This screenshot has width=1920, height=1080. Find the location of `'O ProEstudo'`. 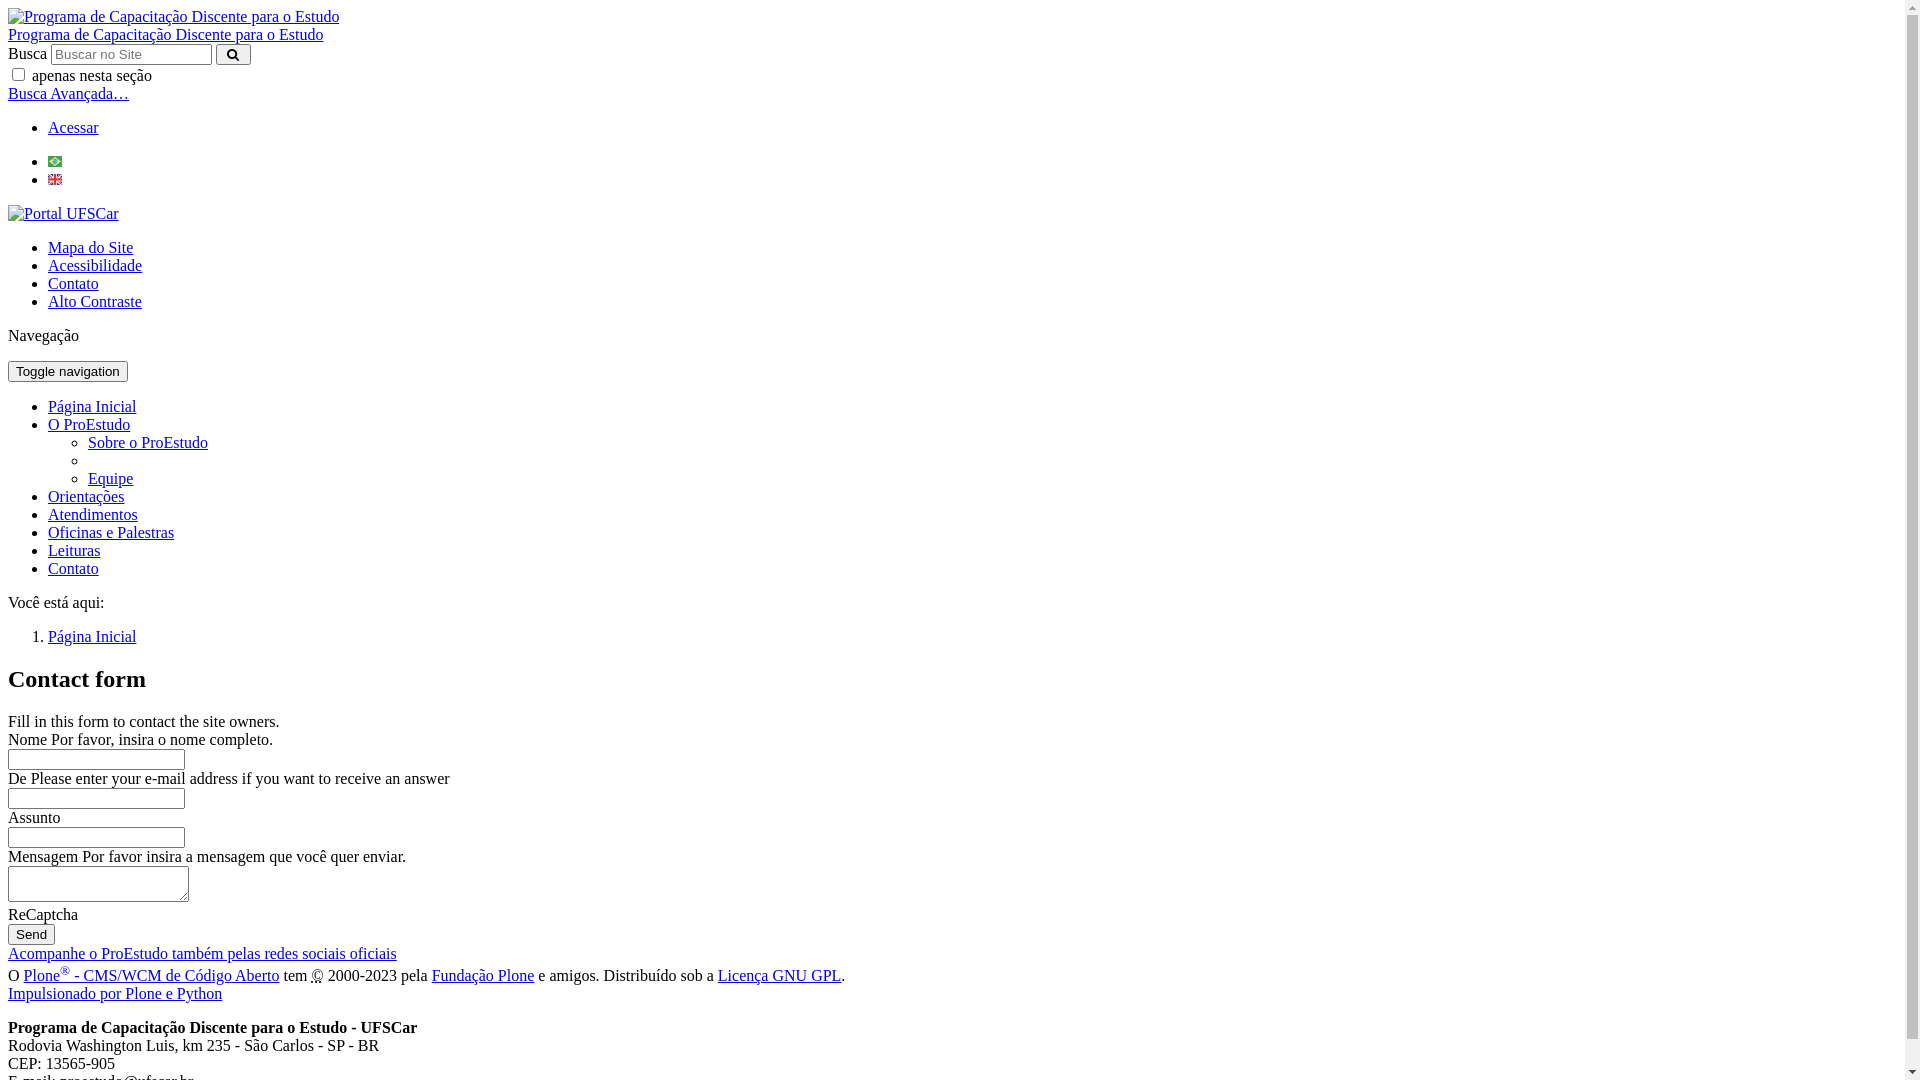

'O ProEstudo' is located at coordinates (48, 423).